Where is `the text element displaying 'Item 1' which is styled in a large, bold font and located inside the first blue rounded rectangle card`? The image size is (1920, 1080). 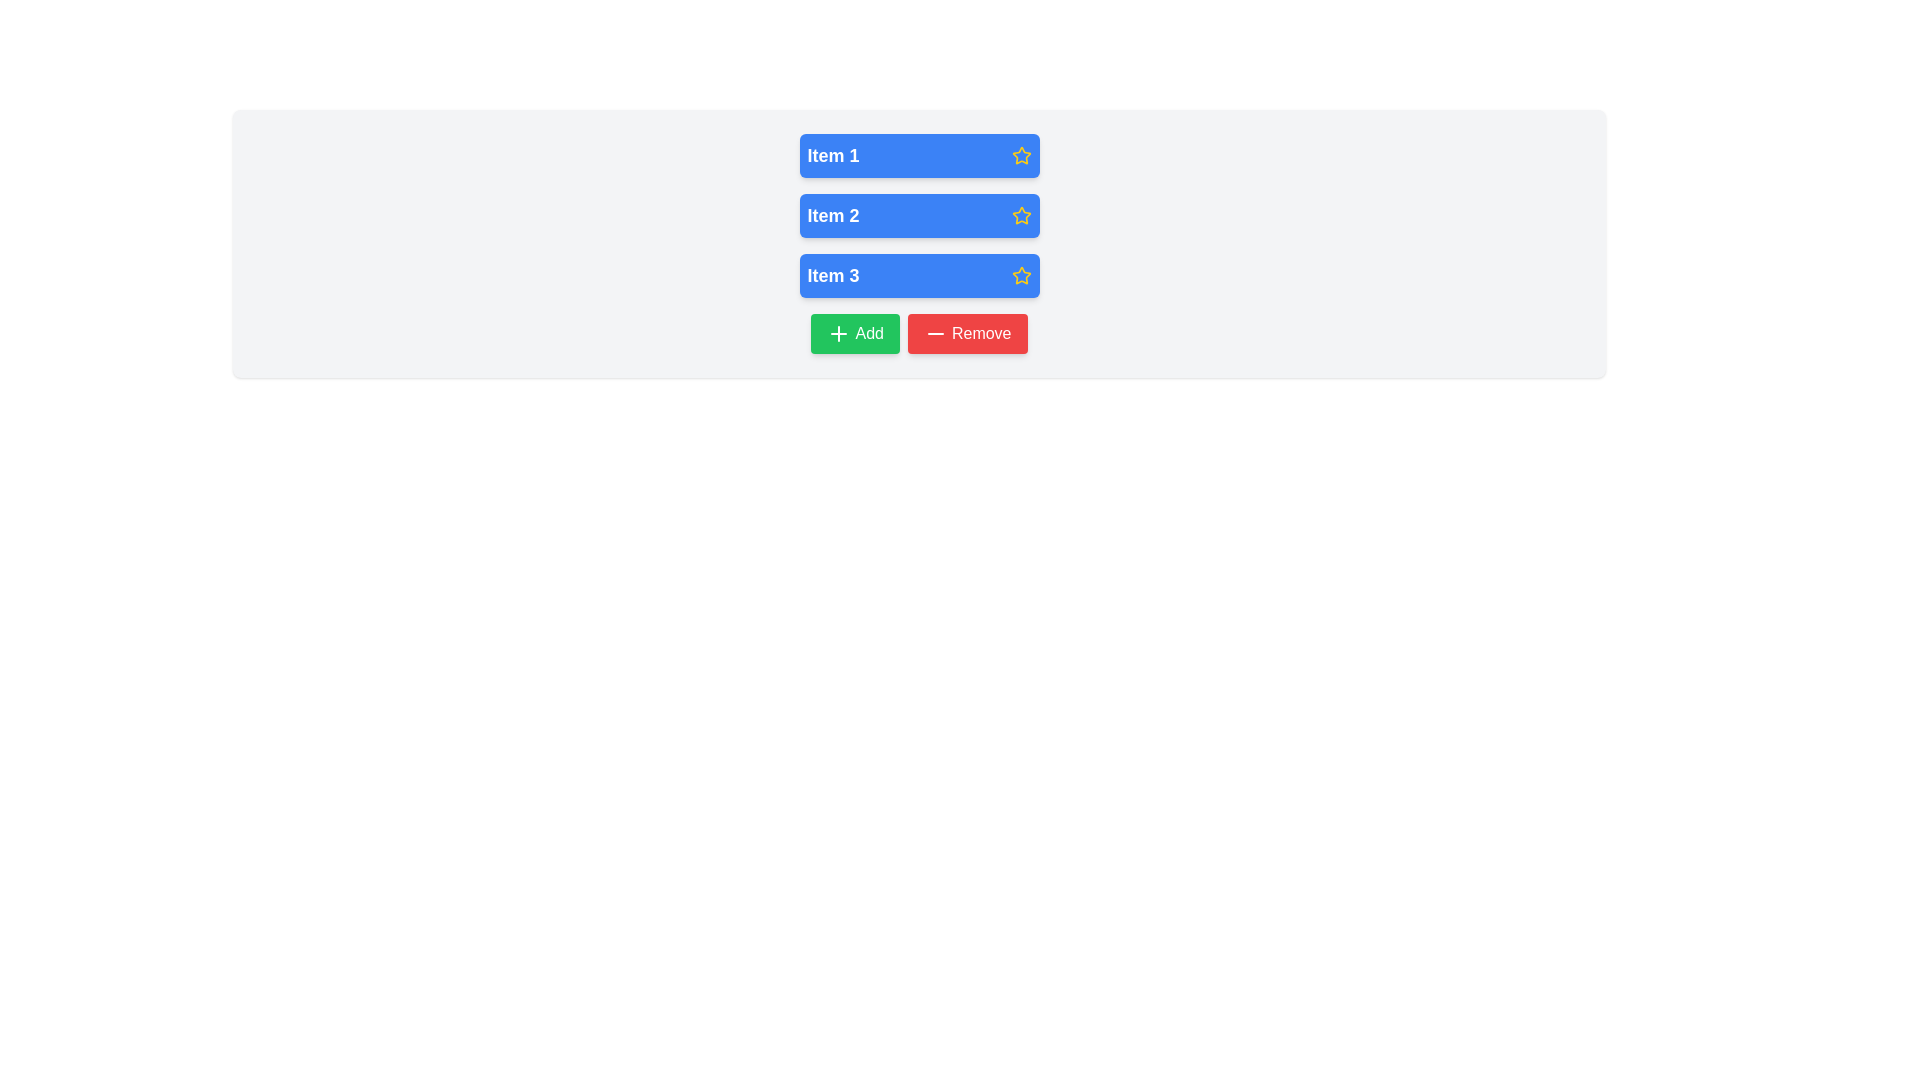 the text element displaying 'Item 1' which is styled in a large, bold font and located inside the first blue rounded rectangle card is located at coordinates (833, 154).